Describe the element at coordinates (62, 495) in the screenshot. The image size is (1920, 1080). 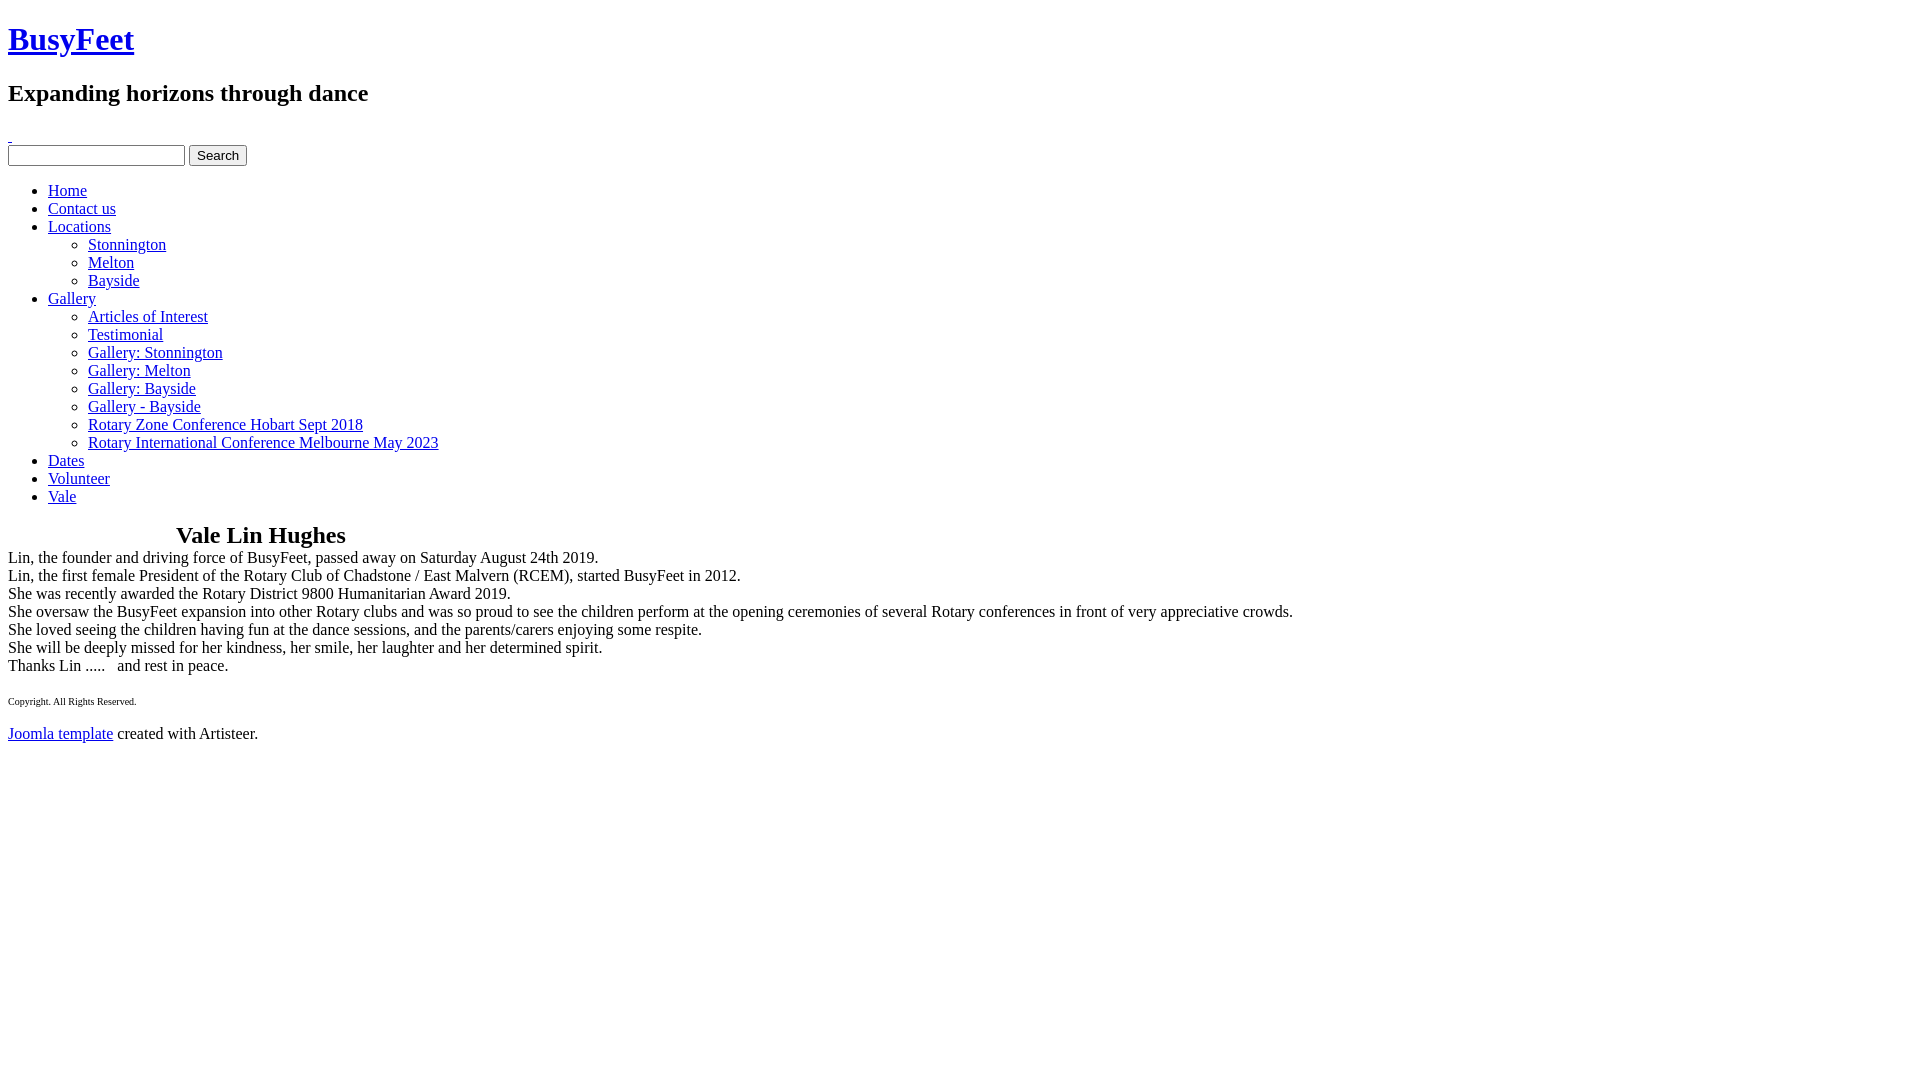
I see `'Vale'` at that location.